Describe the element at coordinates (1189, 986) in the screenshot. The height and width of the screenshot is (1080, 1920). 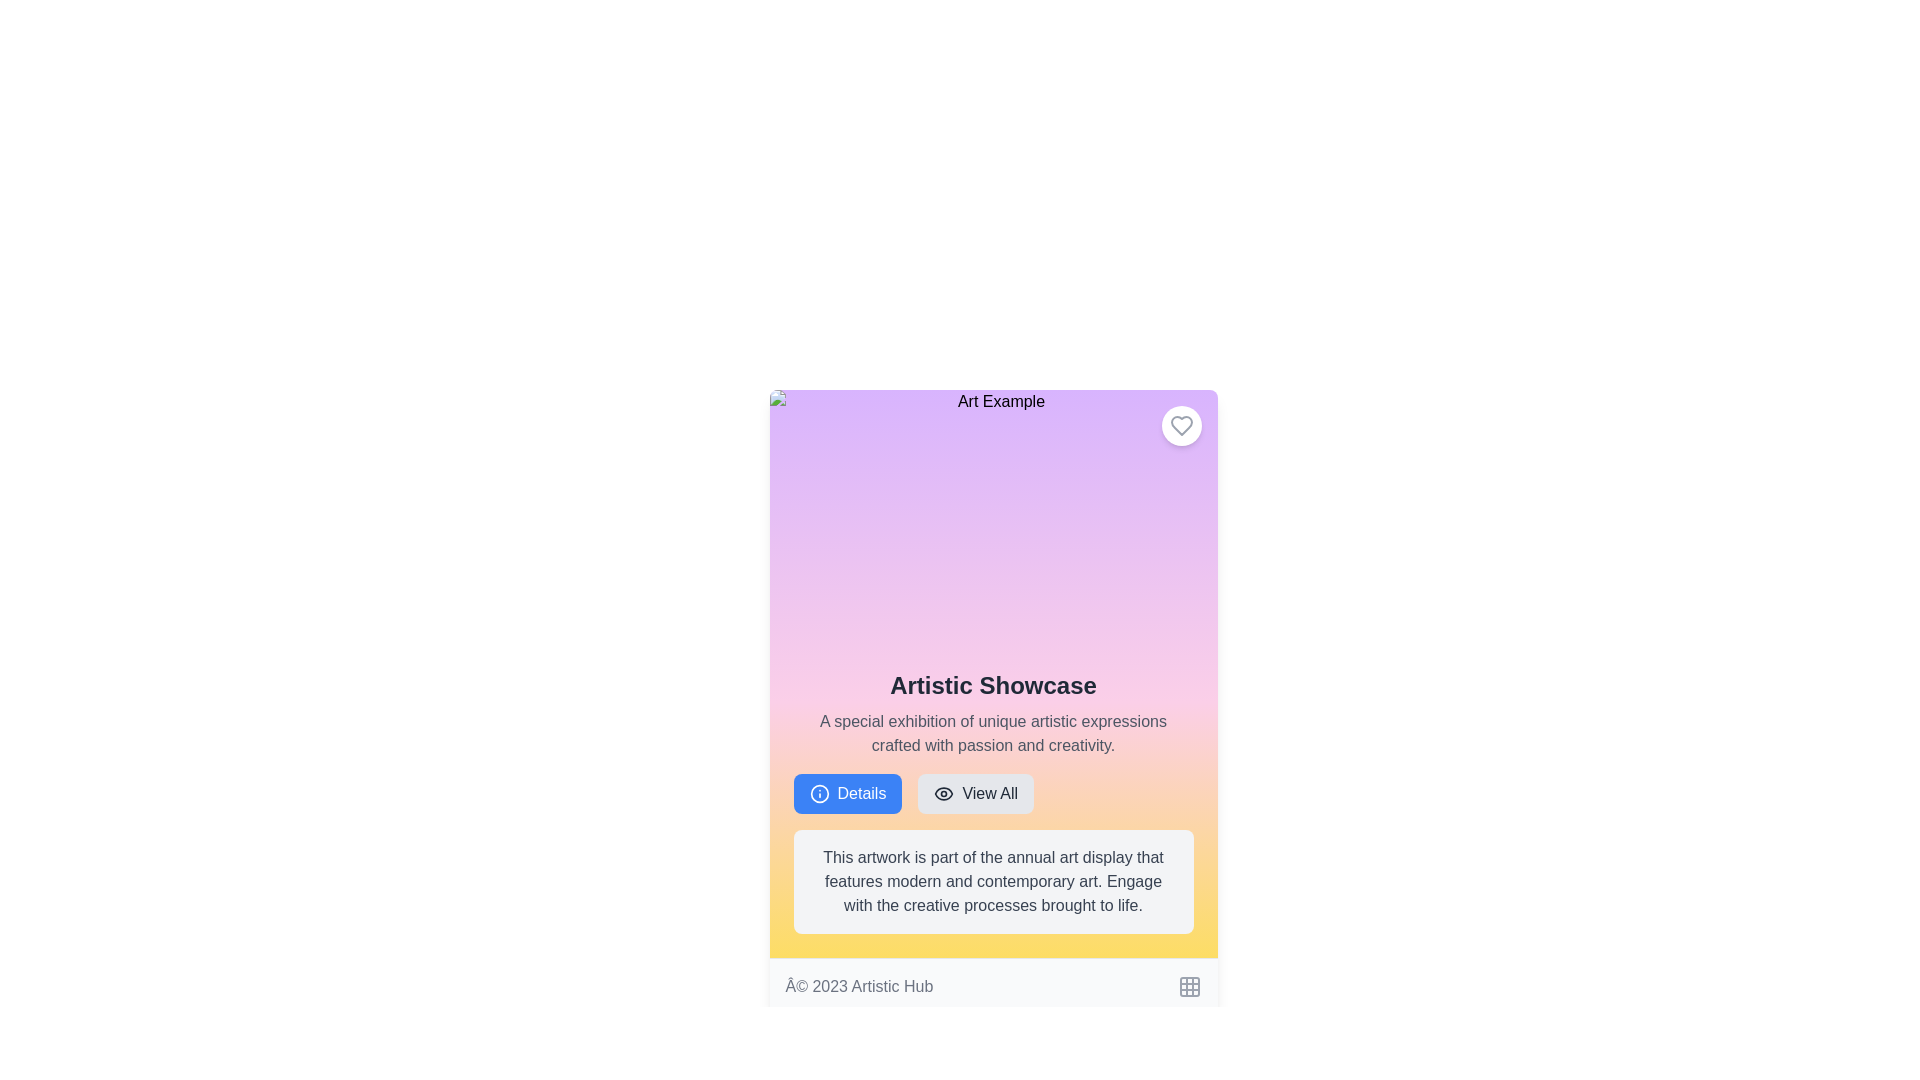
I see `the small icon styled as a 3x3 grid of squares located at the bottom-right corner of the footer, next to '© 2023 Artistic Hub'` at that location.